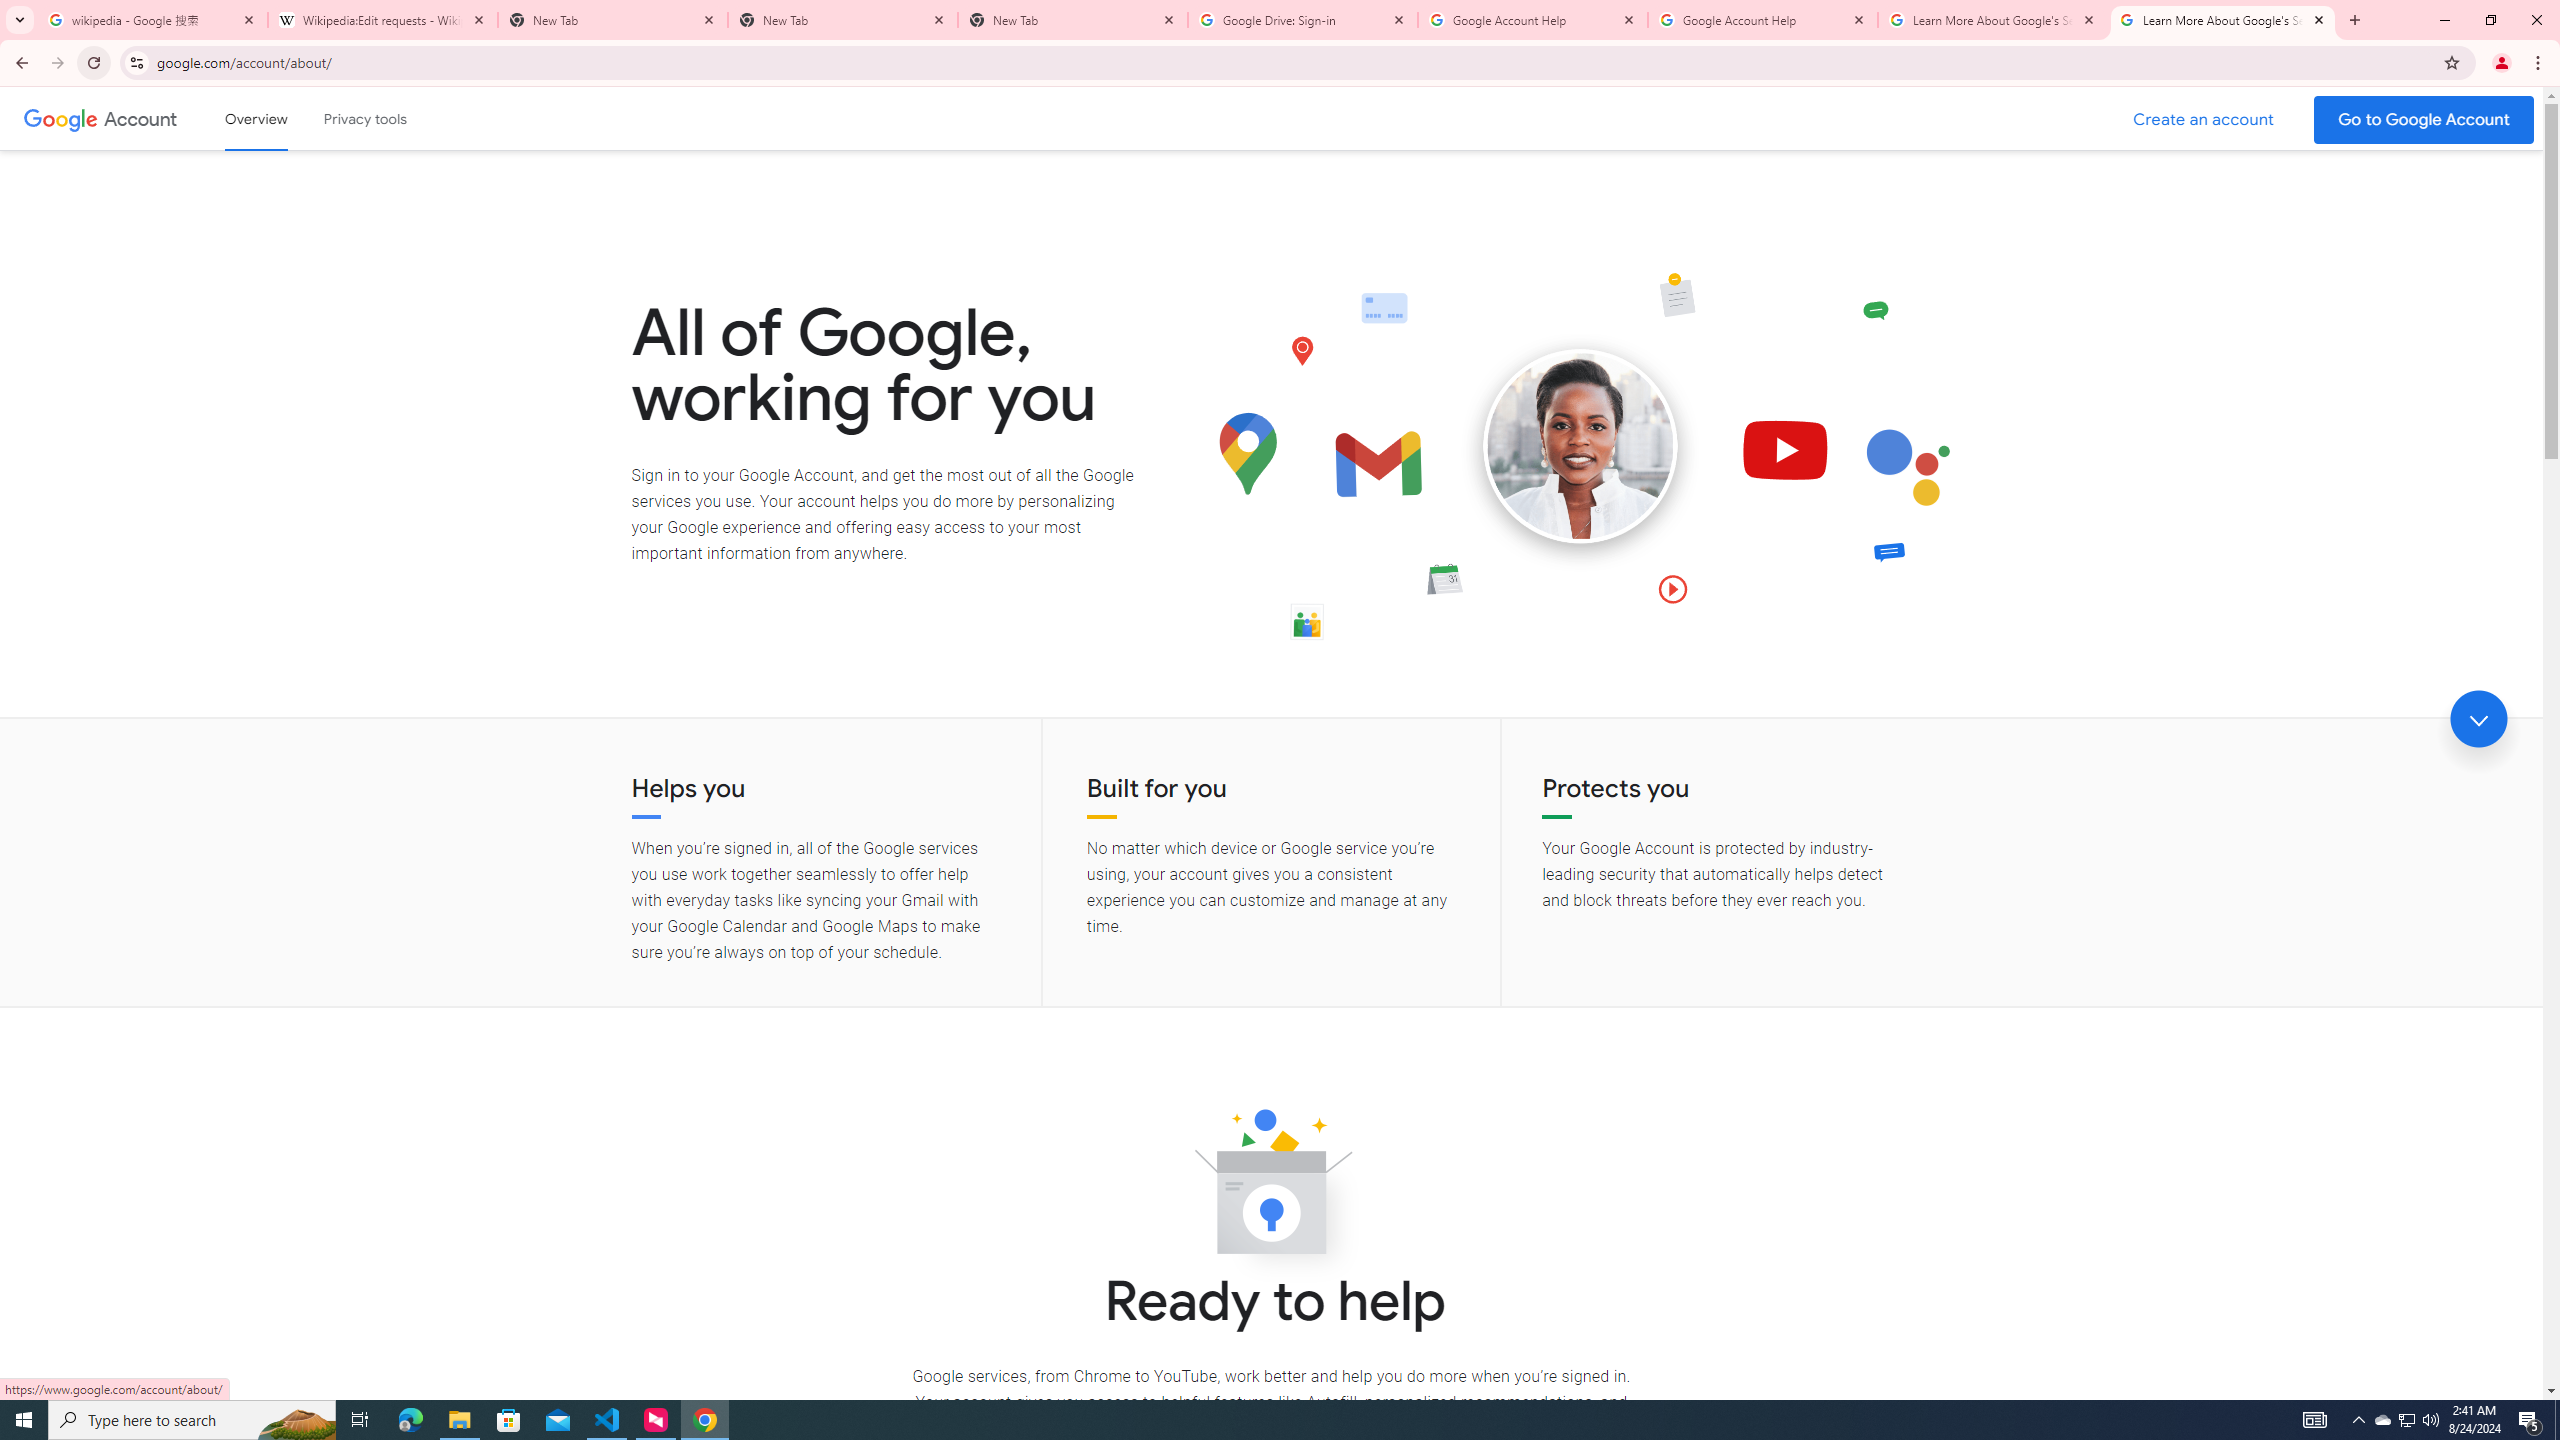 Image resolution: width=2560 pixels, height=1440 pixels. Describe the element at coordinates (256, 118) in the screenshot. I see `'Google Account overview'` at that location.